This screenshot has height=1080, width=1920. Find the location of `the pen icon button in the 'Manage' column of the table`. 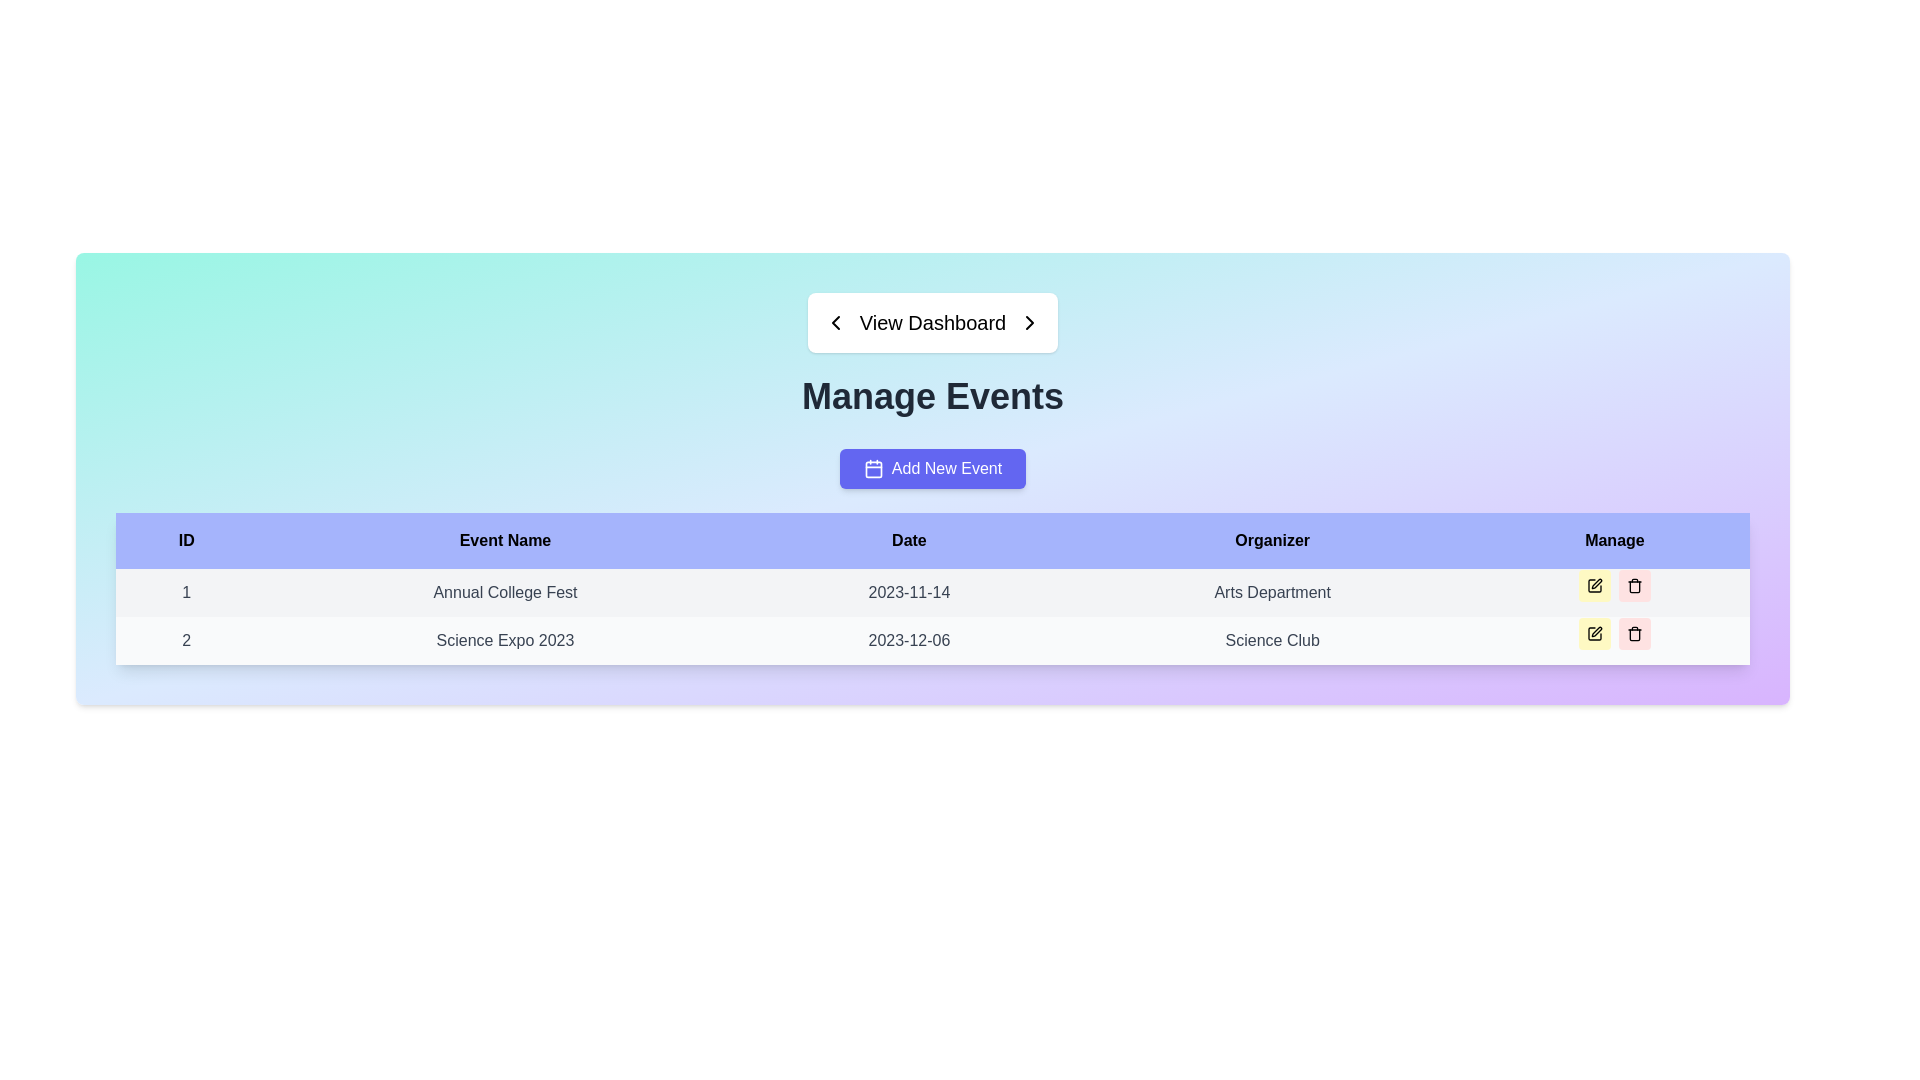

the pen icon button in the 'Manage' column of the table is located at coordinates (1593, 633).